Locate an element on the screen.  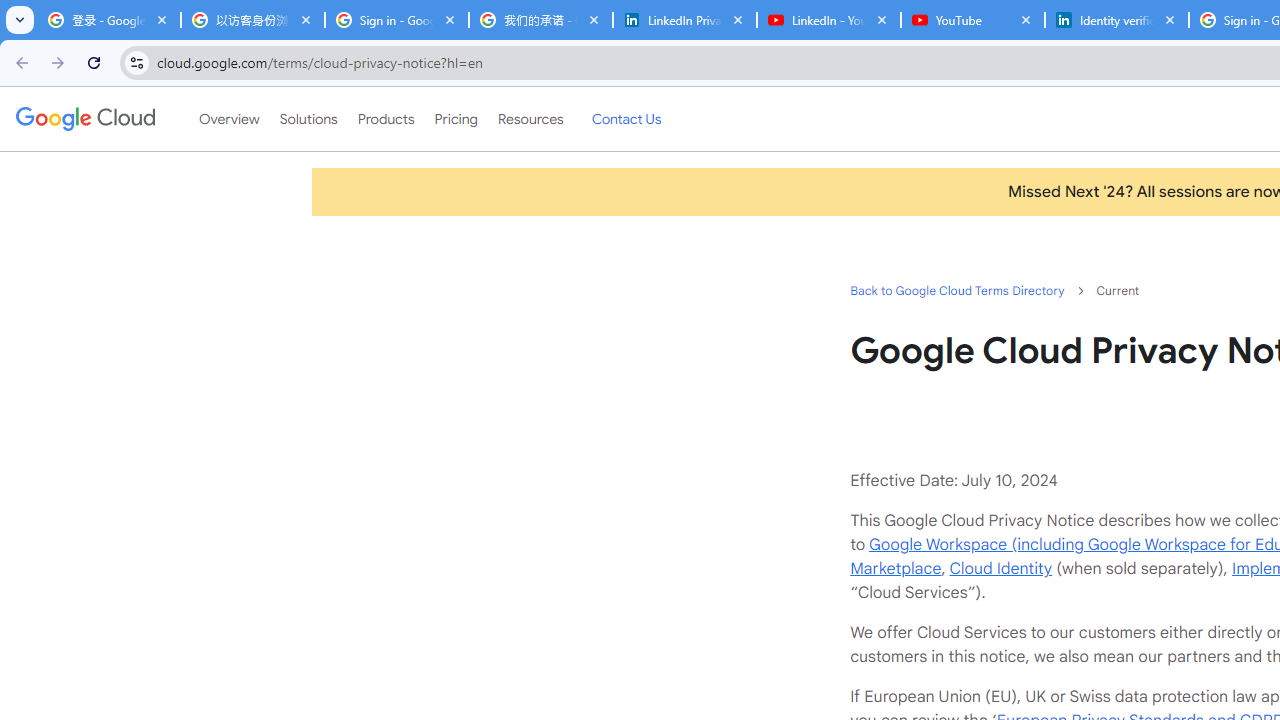
'Sign in - Google Accounts' is located at coordinates (396, 20).